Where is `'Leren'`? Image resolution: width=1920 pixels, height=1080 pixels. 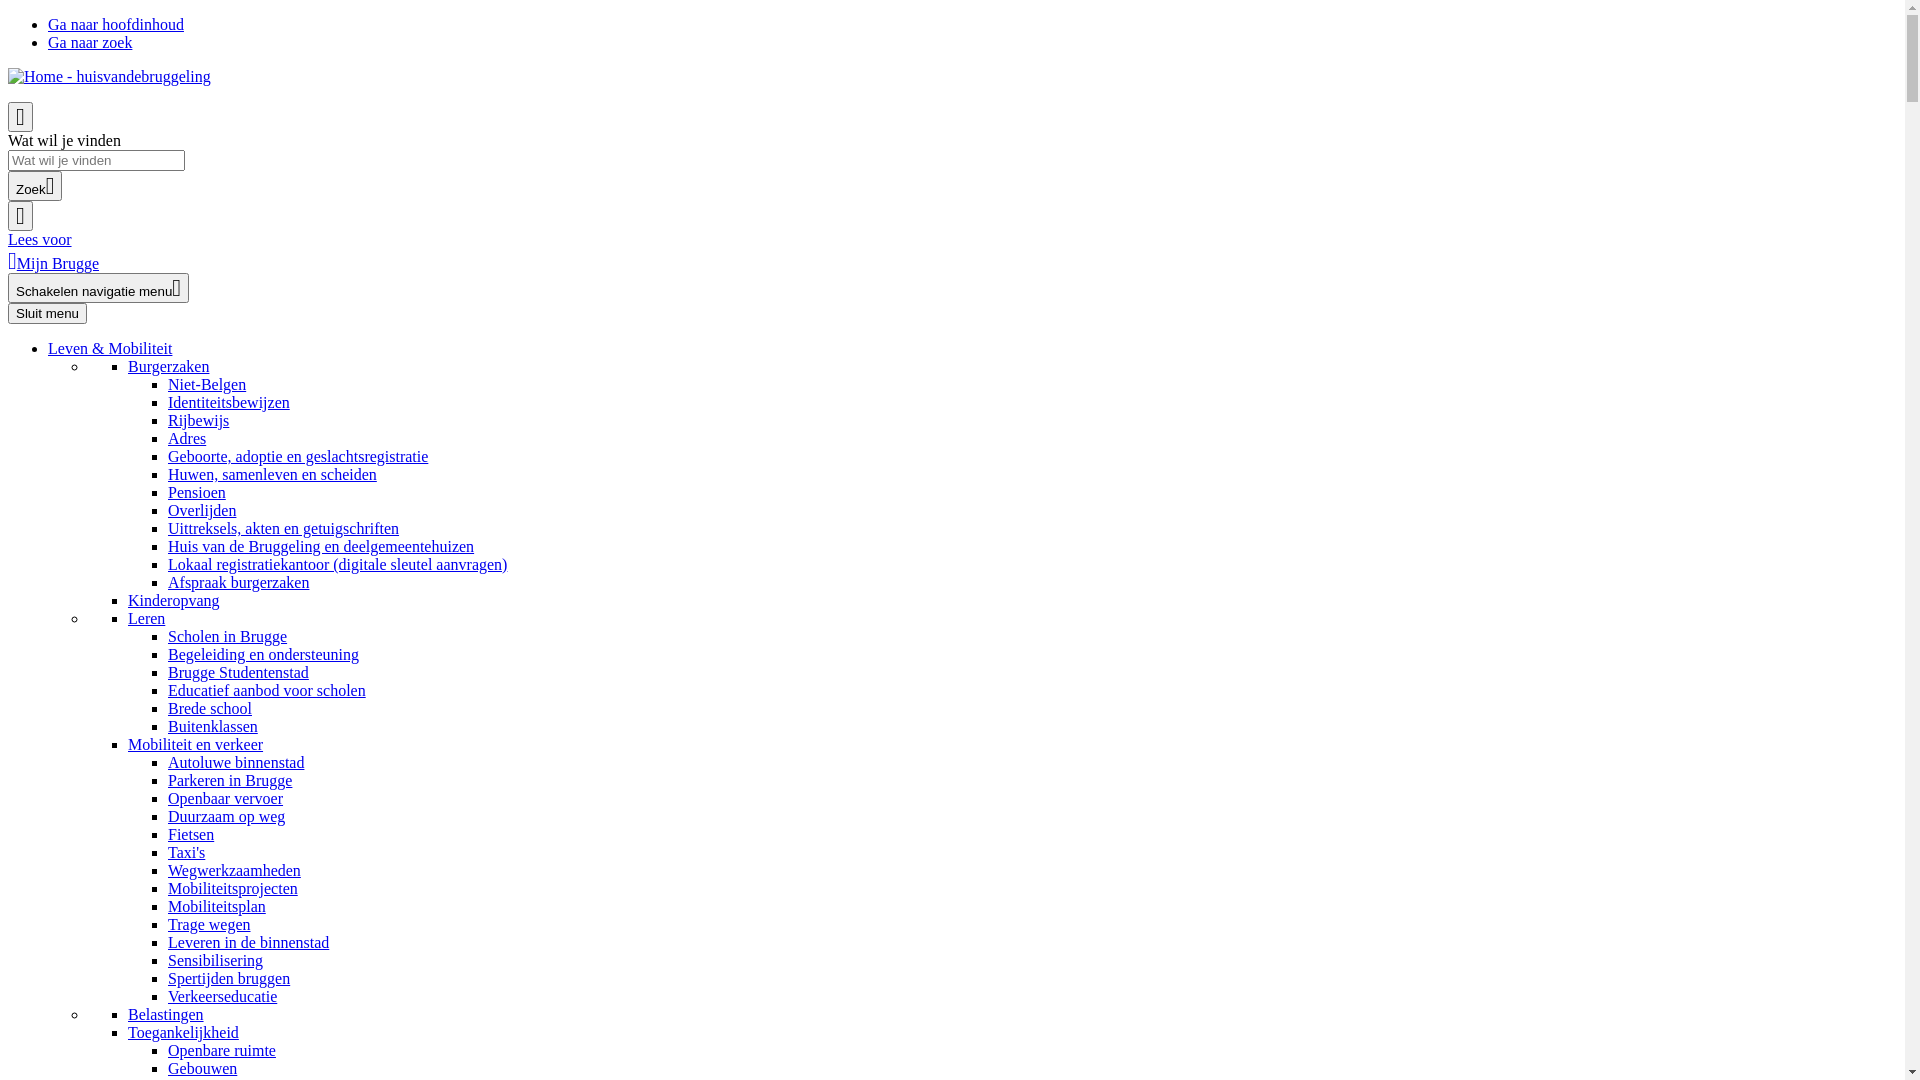 'Leren' is located at coordinates (145, 617).